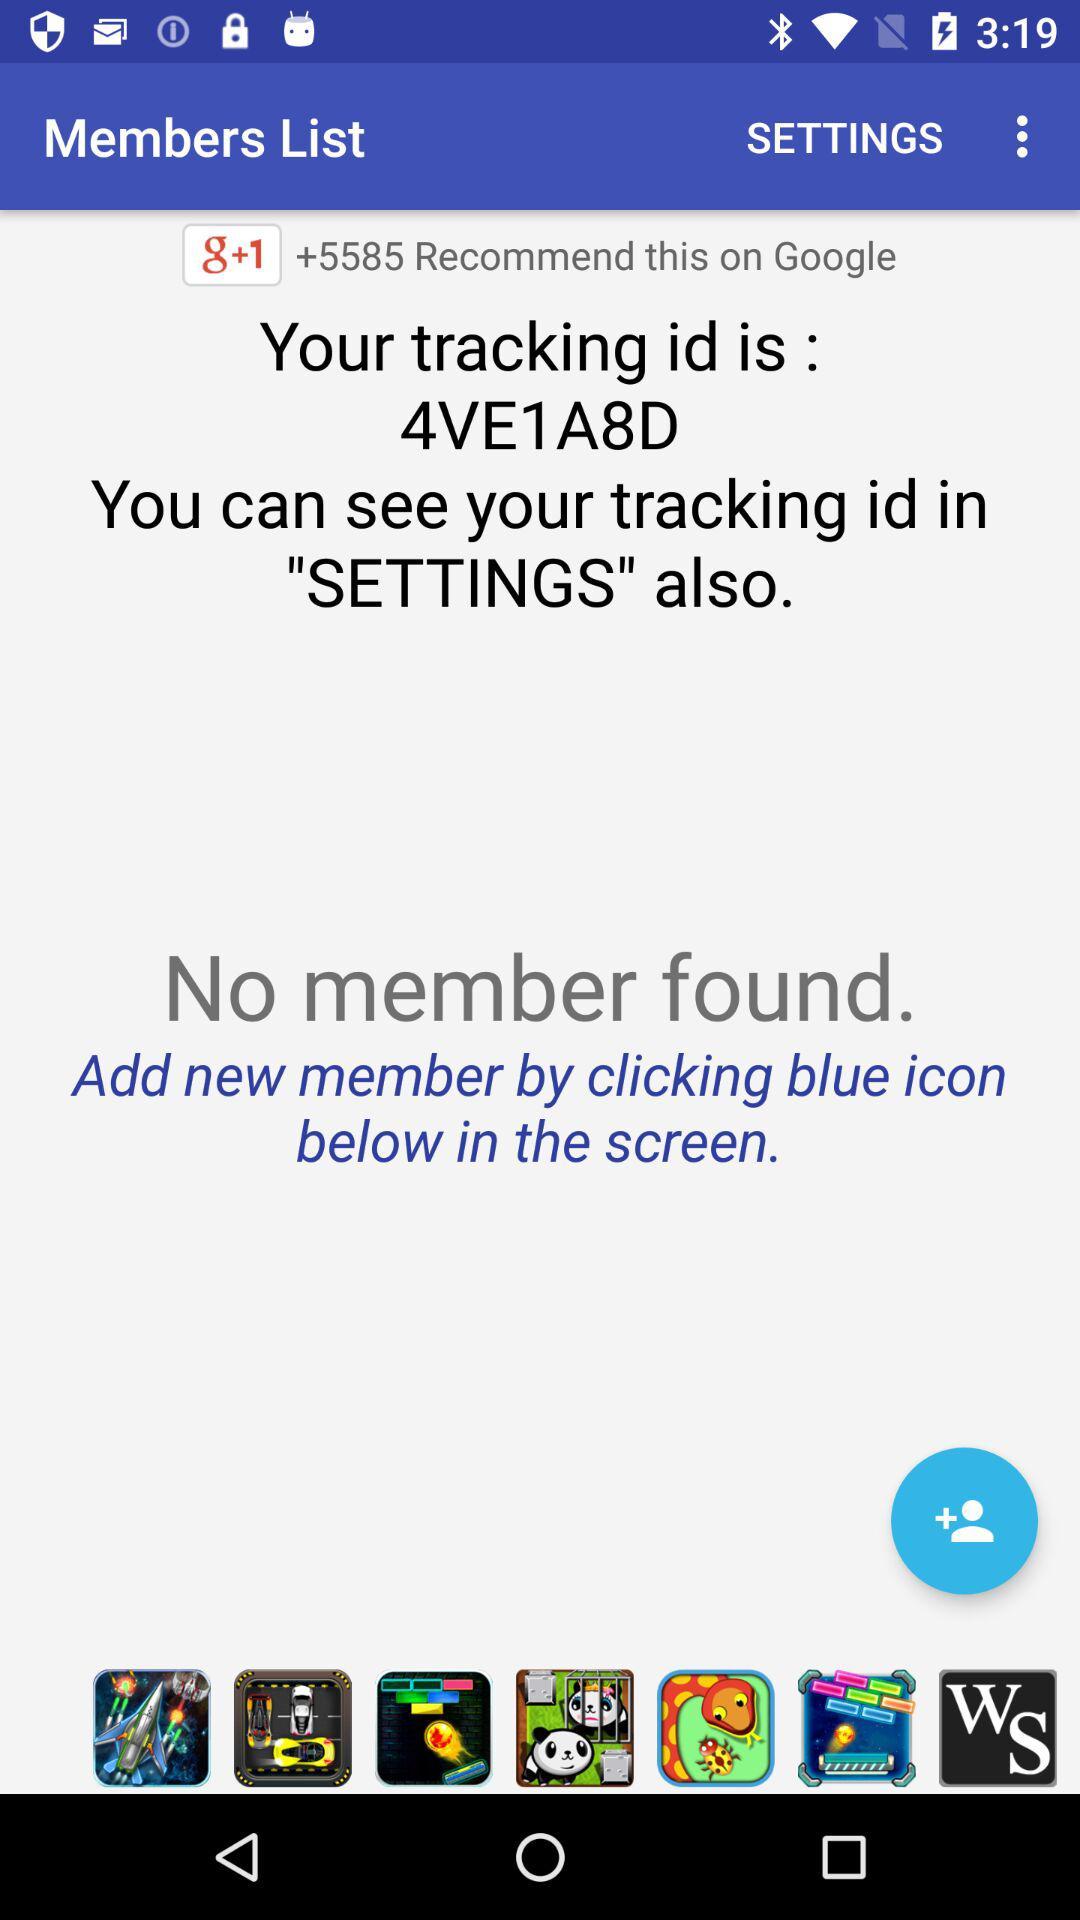  What do you see at coordinates (574, 1727) in the screenshot?
I see `open application` at bounding box center [574, 1727].